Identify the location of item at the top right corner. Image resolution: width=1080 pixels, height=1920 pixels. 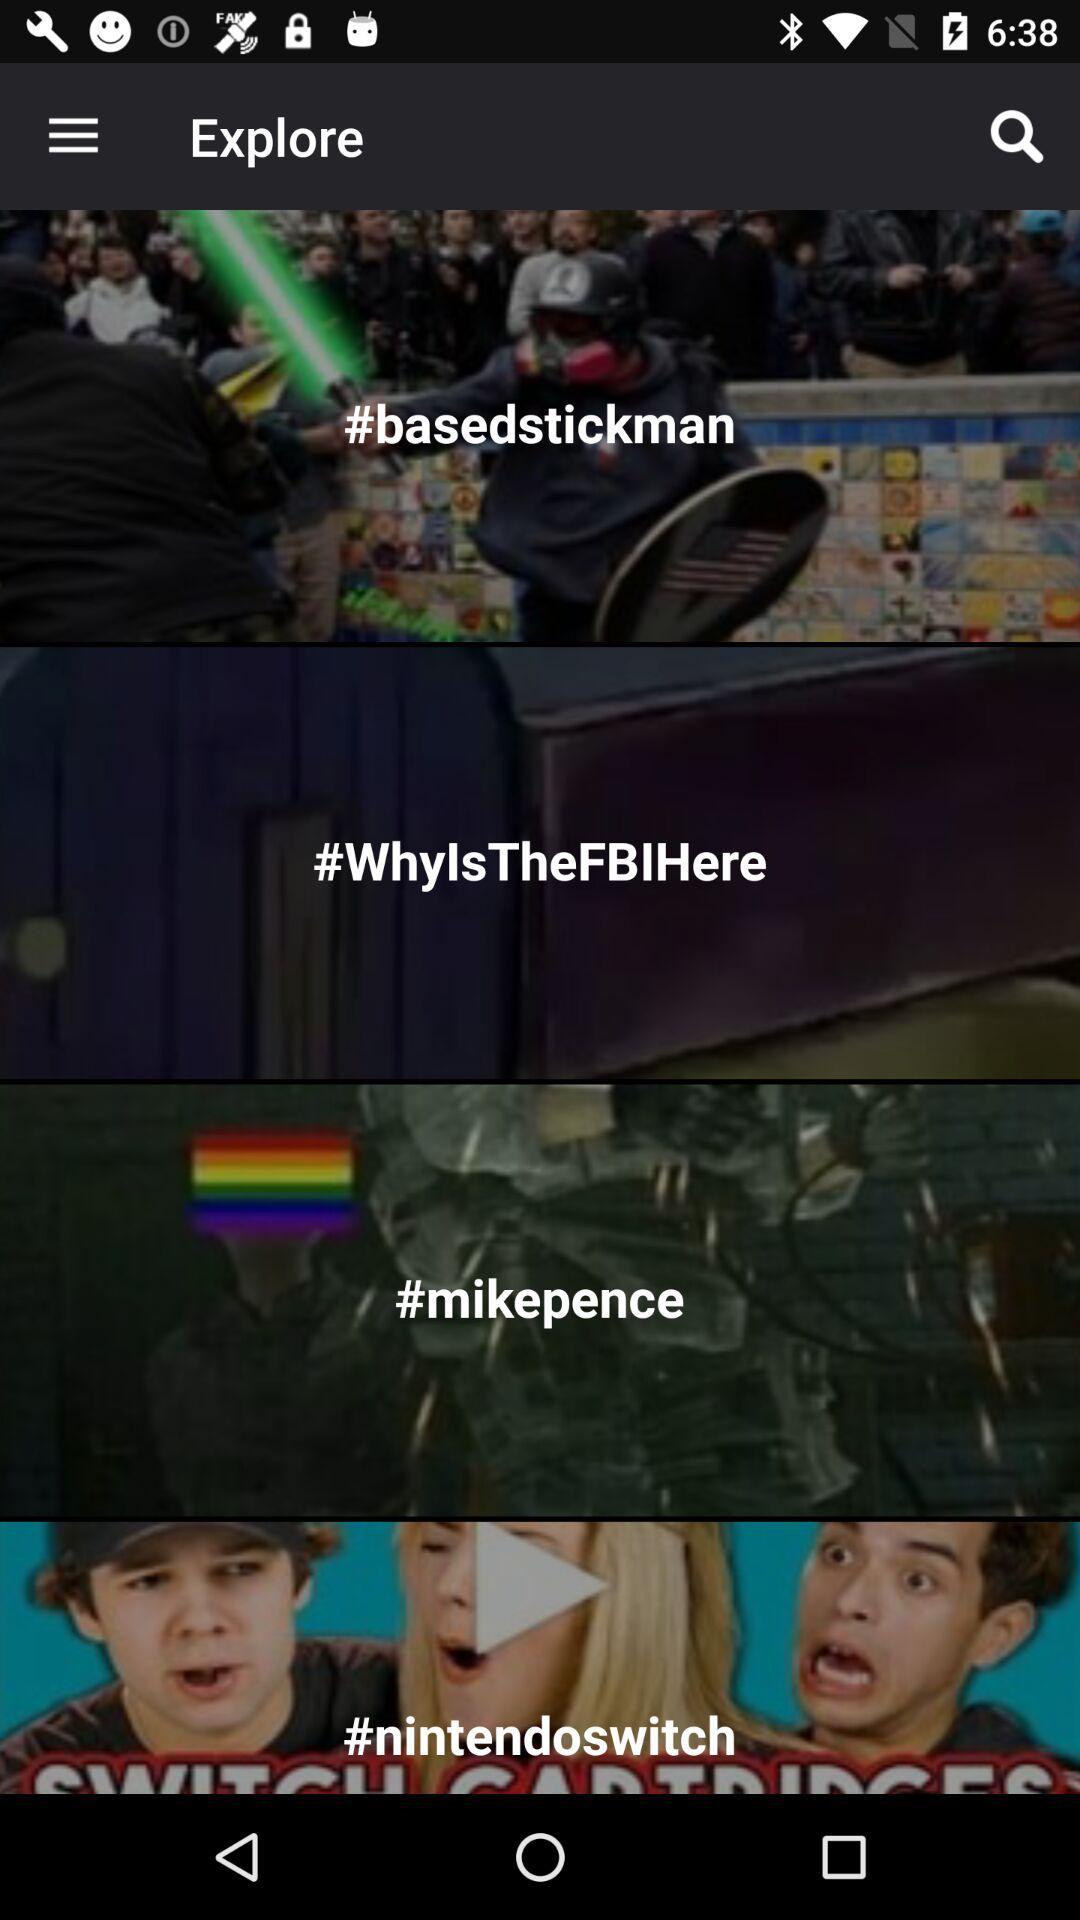
(1017, 135).